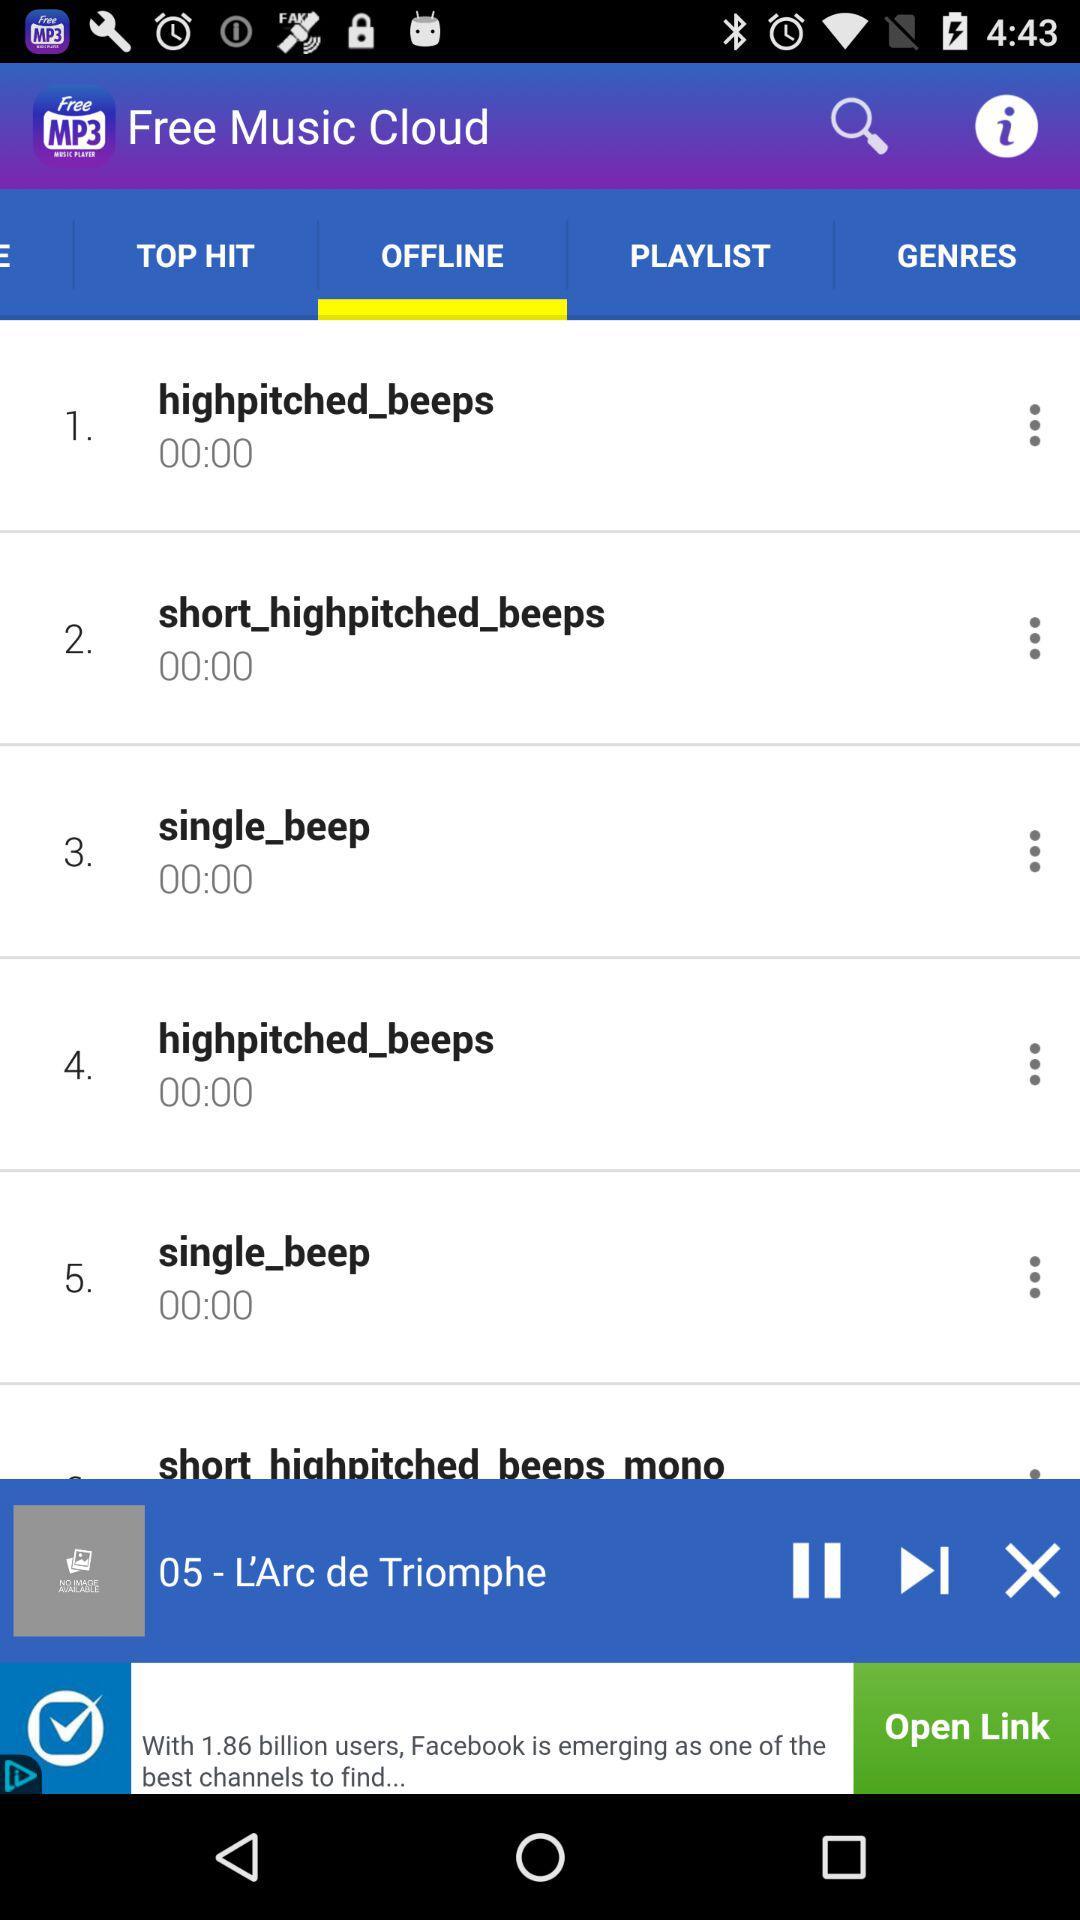 The height and width of the screenshot is (1920, 1080). What do you see at coordinates (1034, 637) in the screenshot?
I see `configure sound options` at bounding box center [1034, 637].